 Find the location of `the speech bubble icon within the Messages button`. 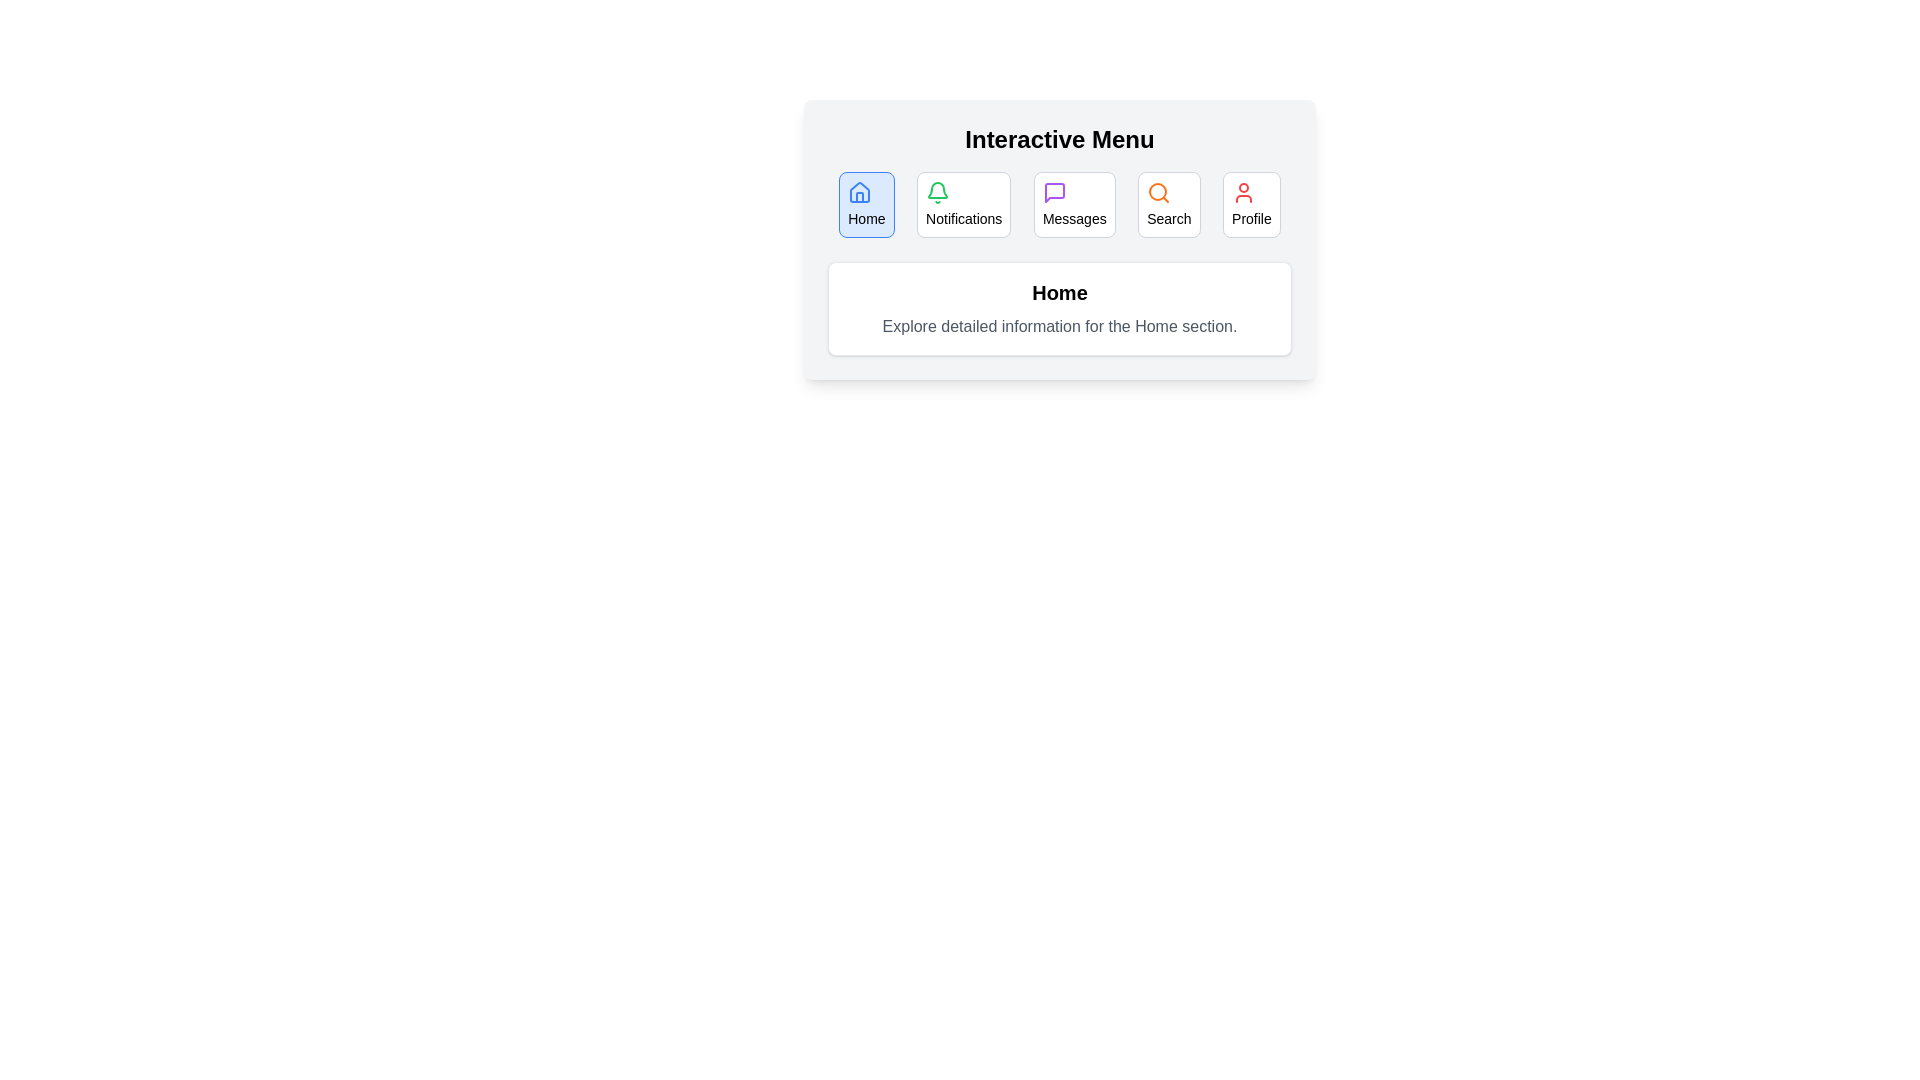

the speech bubble icon within the Messages button is located at coordinates (1053, 192).